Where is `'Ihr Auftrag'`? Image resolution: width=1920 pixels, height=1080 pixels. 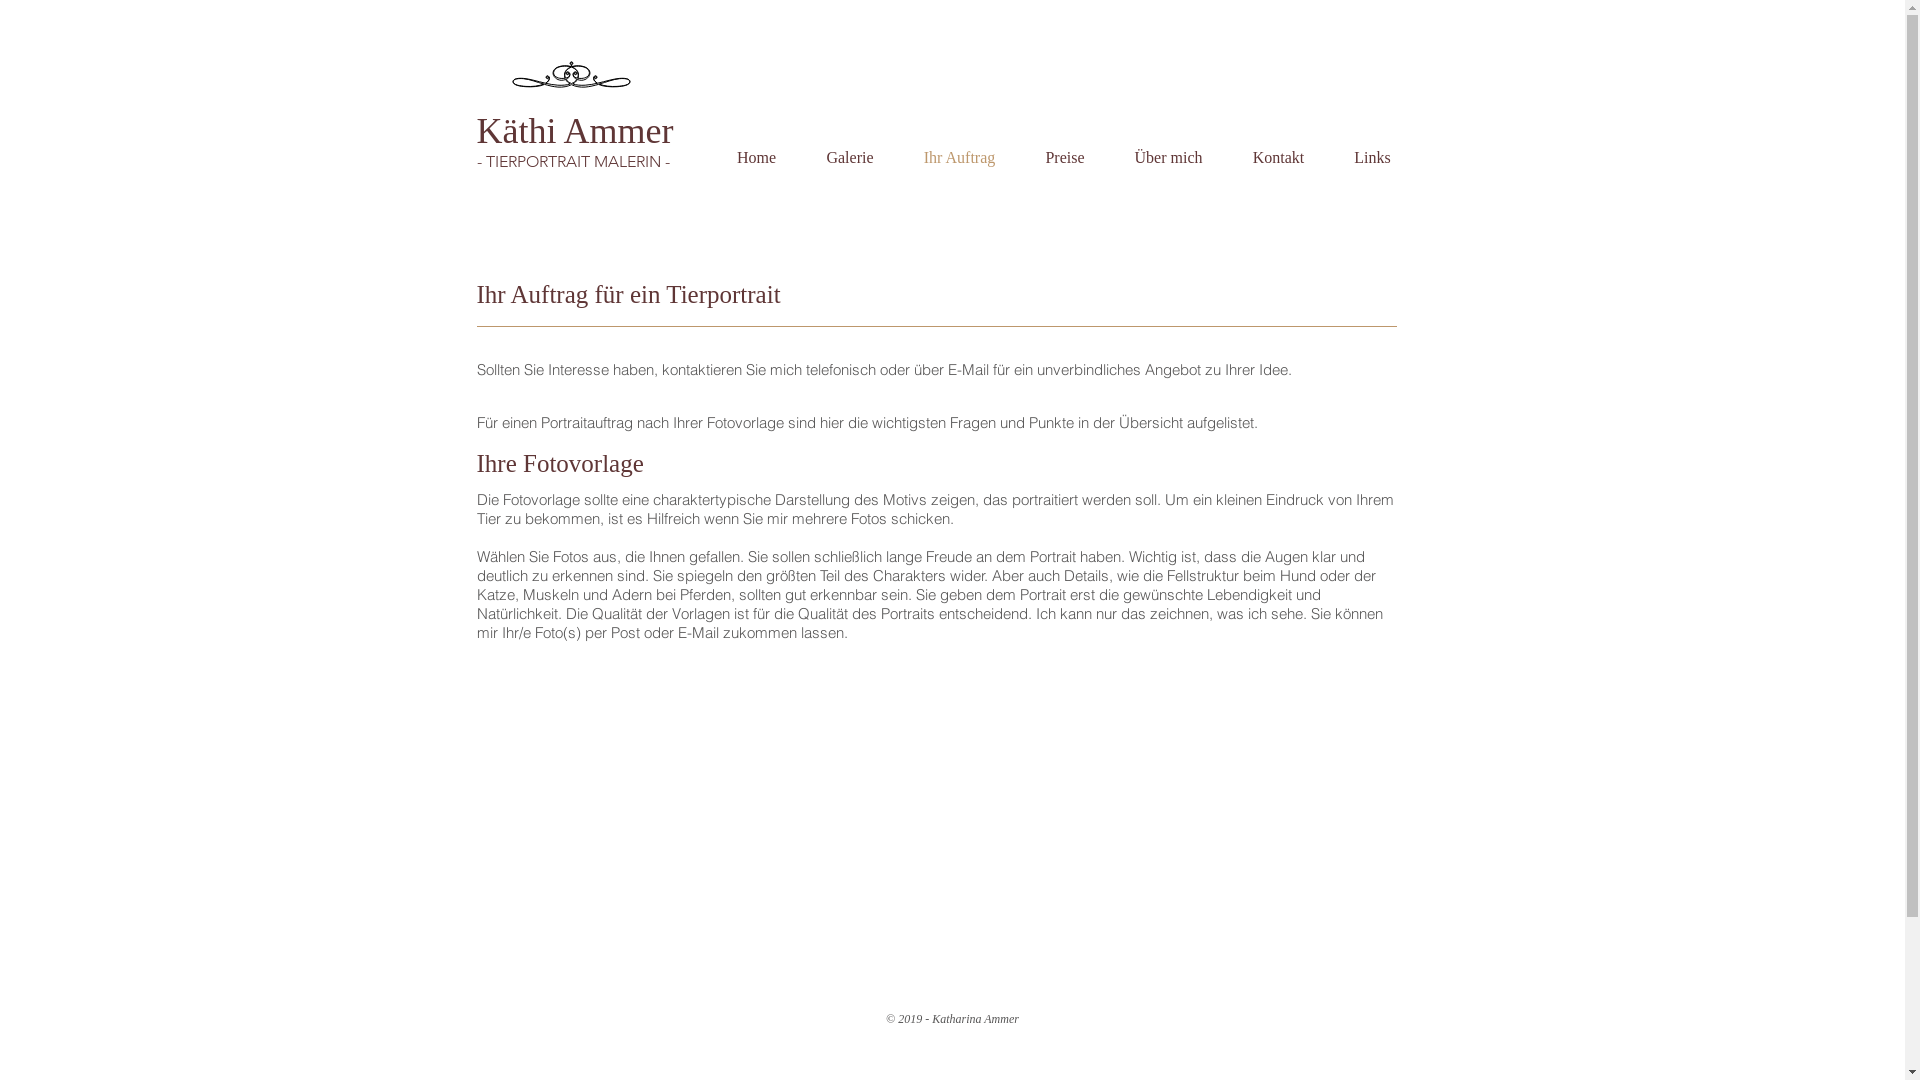 'Ihr Auftrag' is located at coordinates (958, 157).